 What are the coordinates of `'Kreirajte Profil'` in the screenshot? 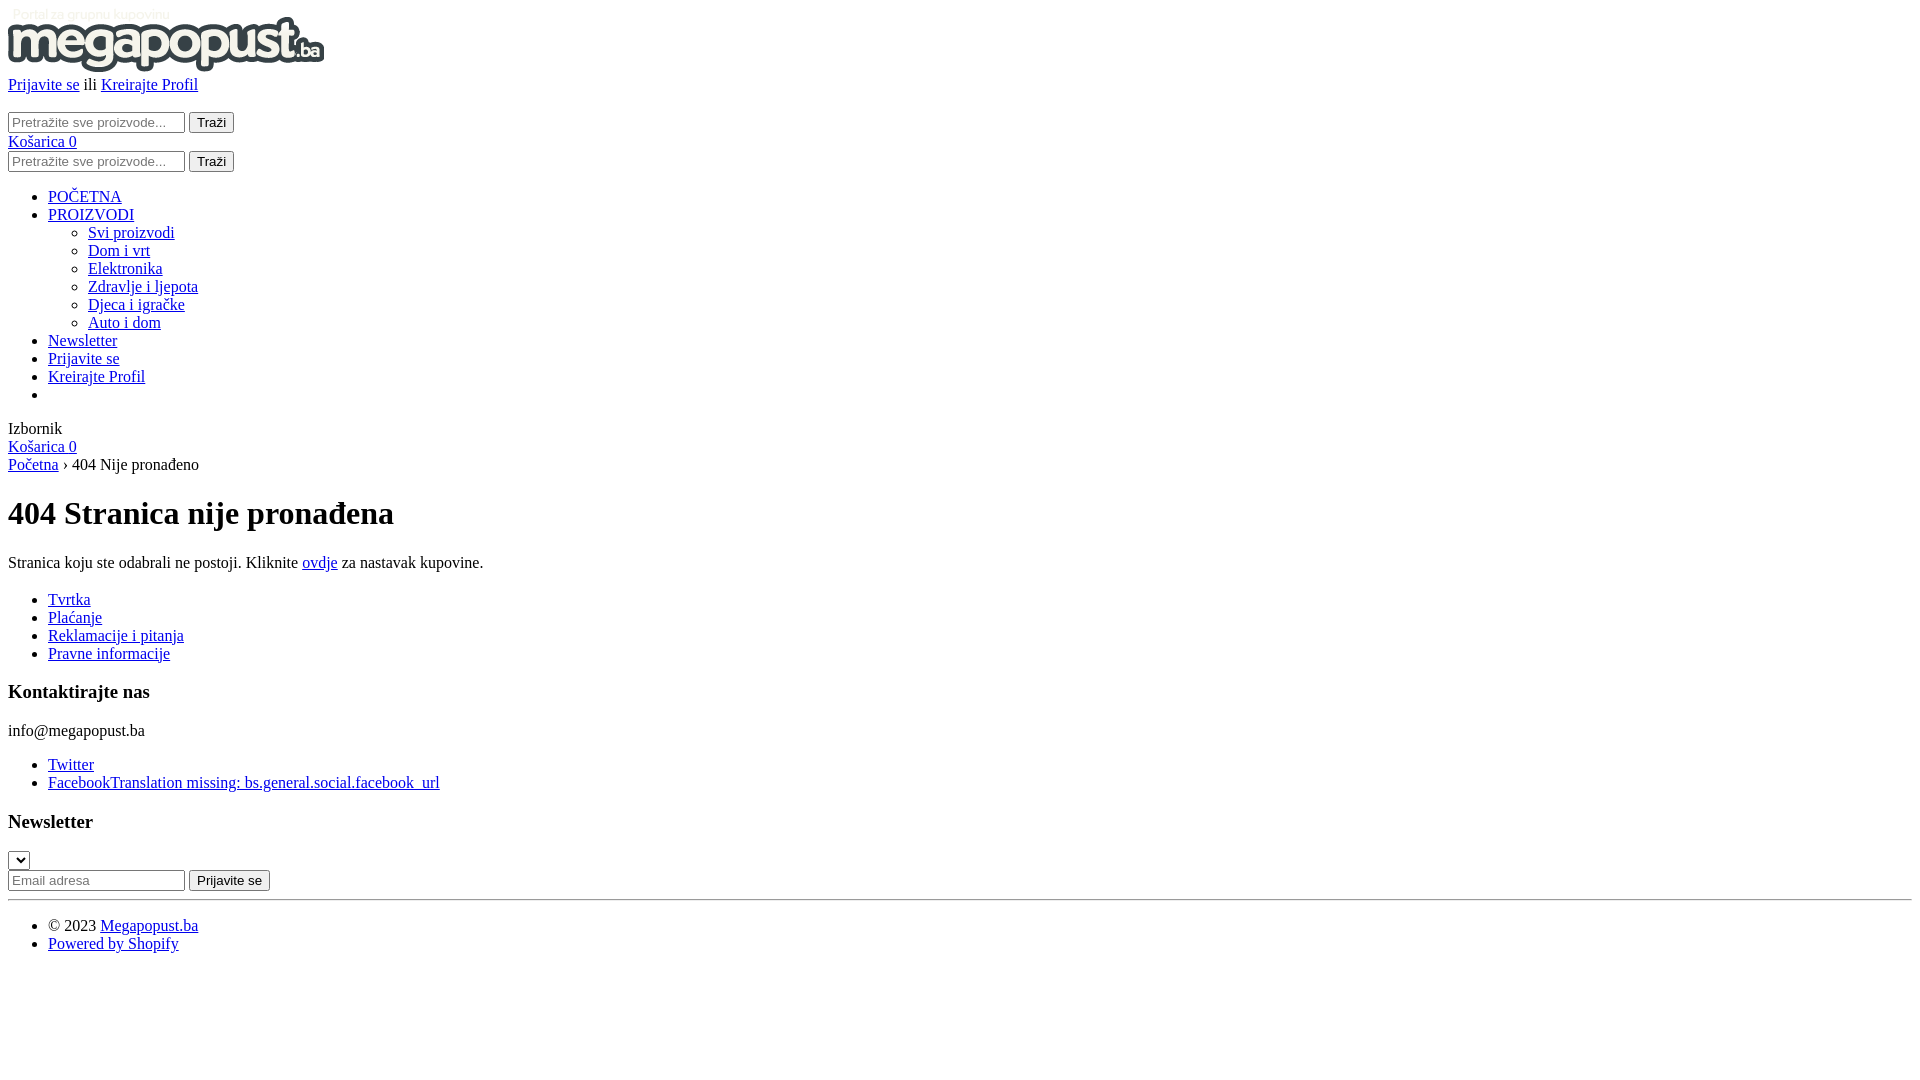 It's located at (95, 376).